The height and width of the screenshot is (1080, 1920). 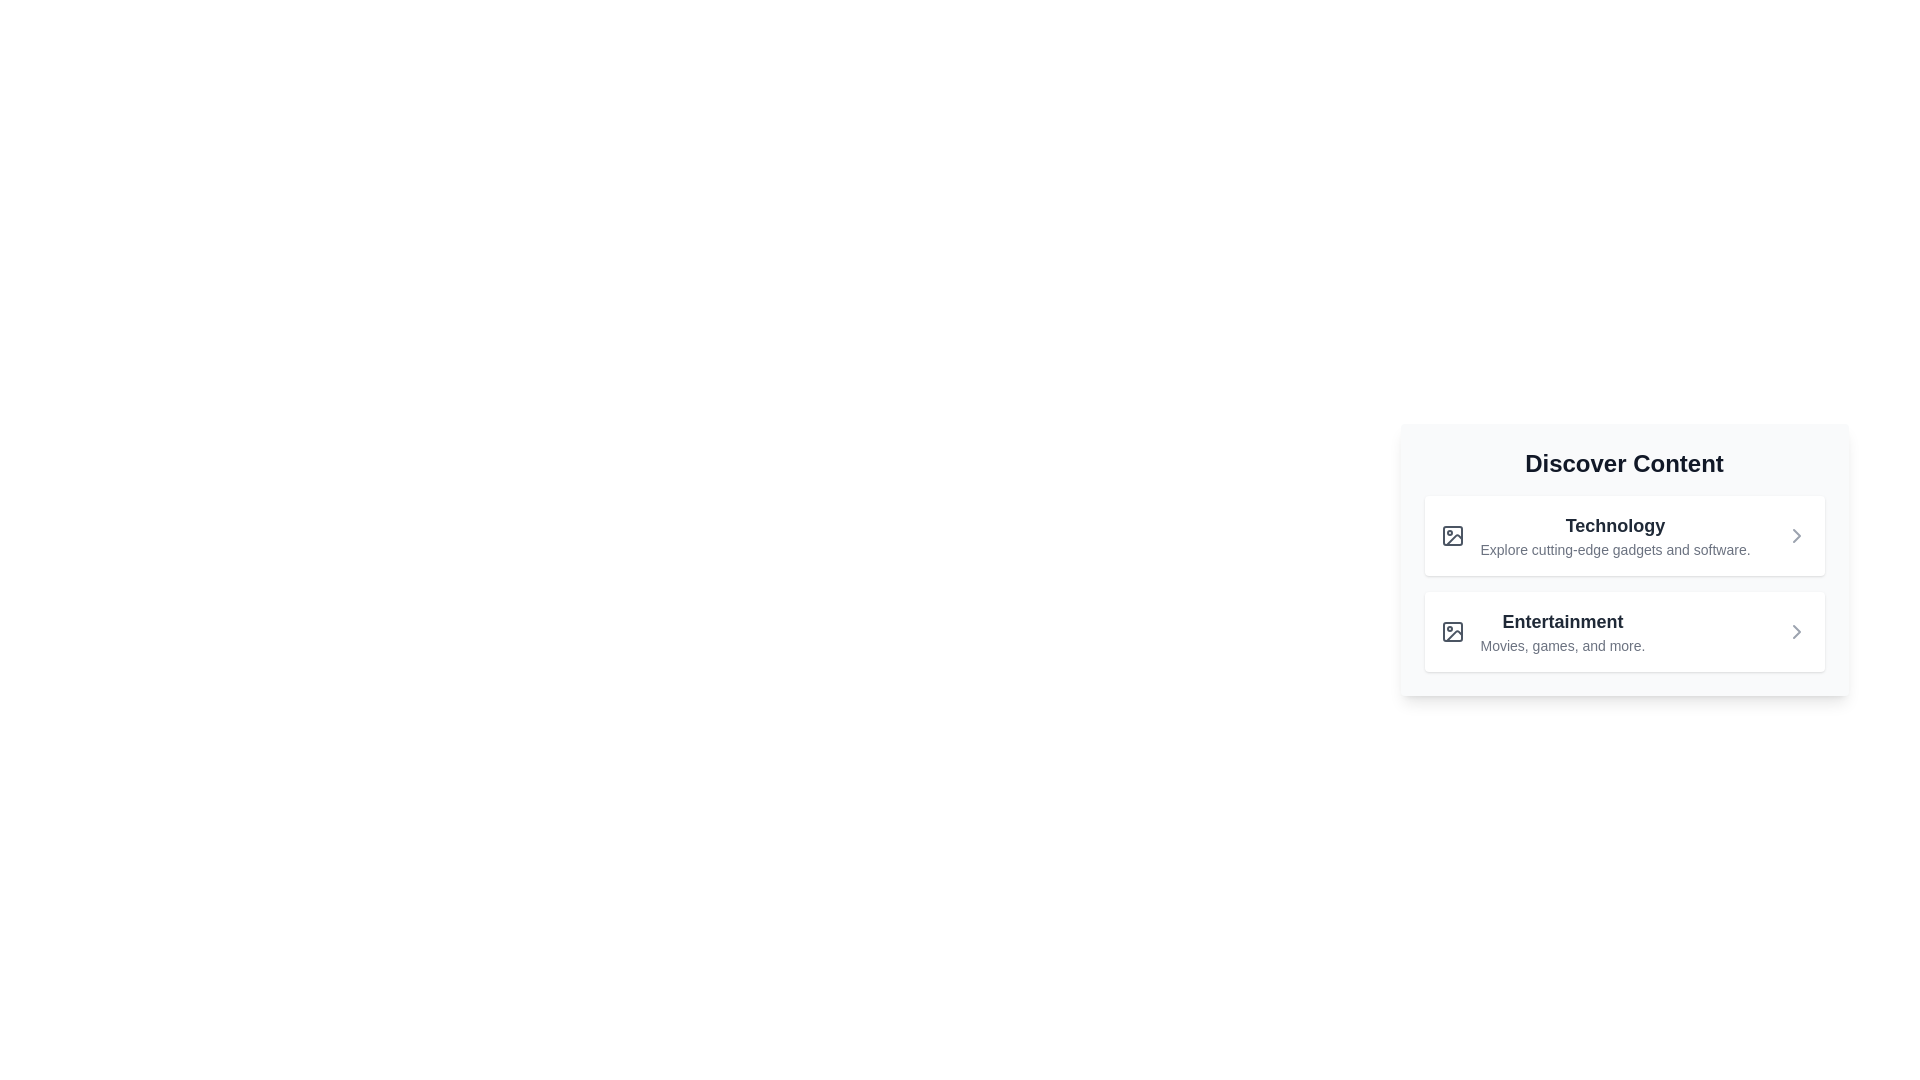 What do you see at coordinates (1624, 632) in the screenshot?
I see `the 'Entertainment' card/button, which is the second option in a vertical list` at bounding box center [1624, 632].